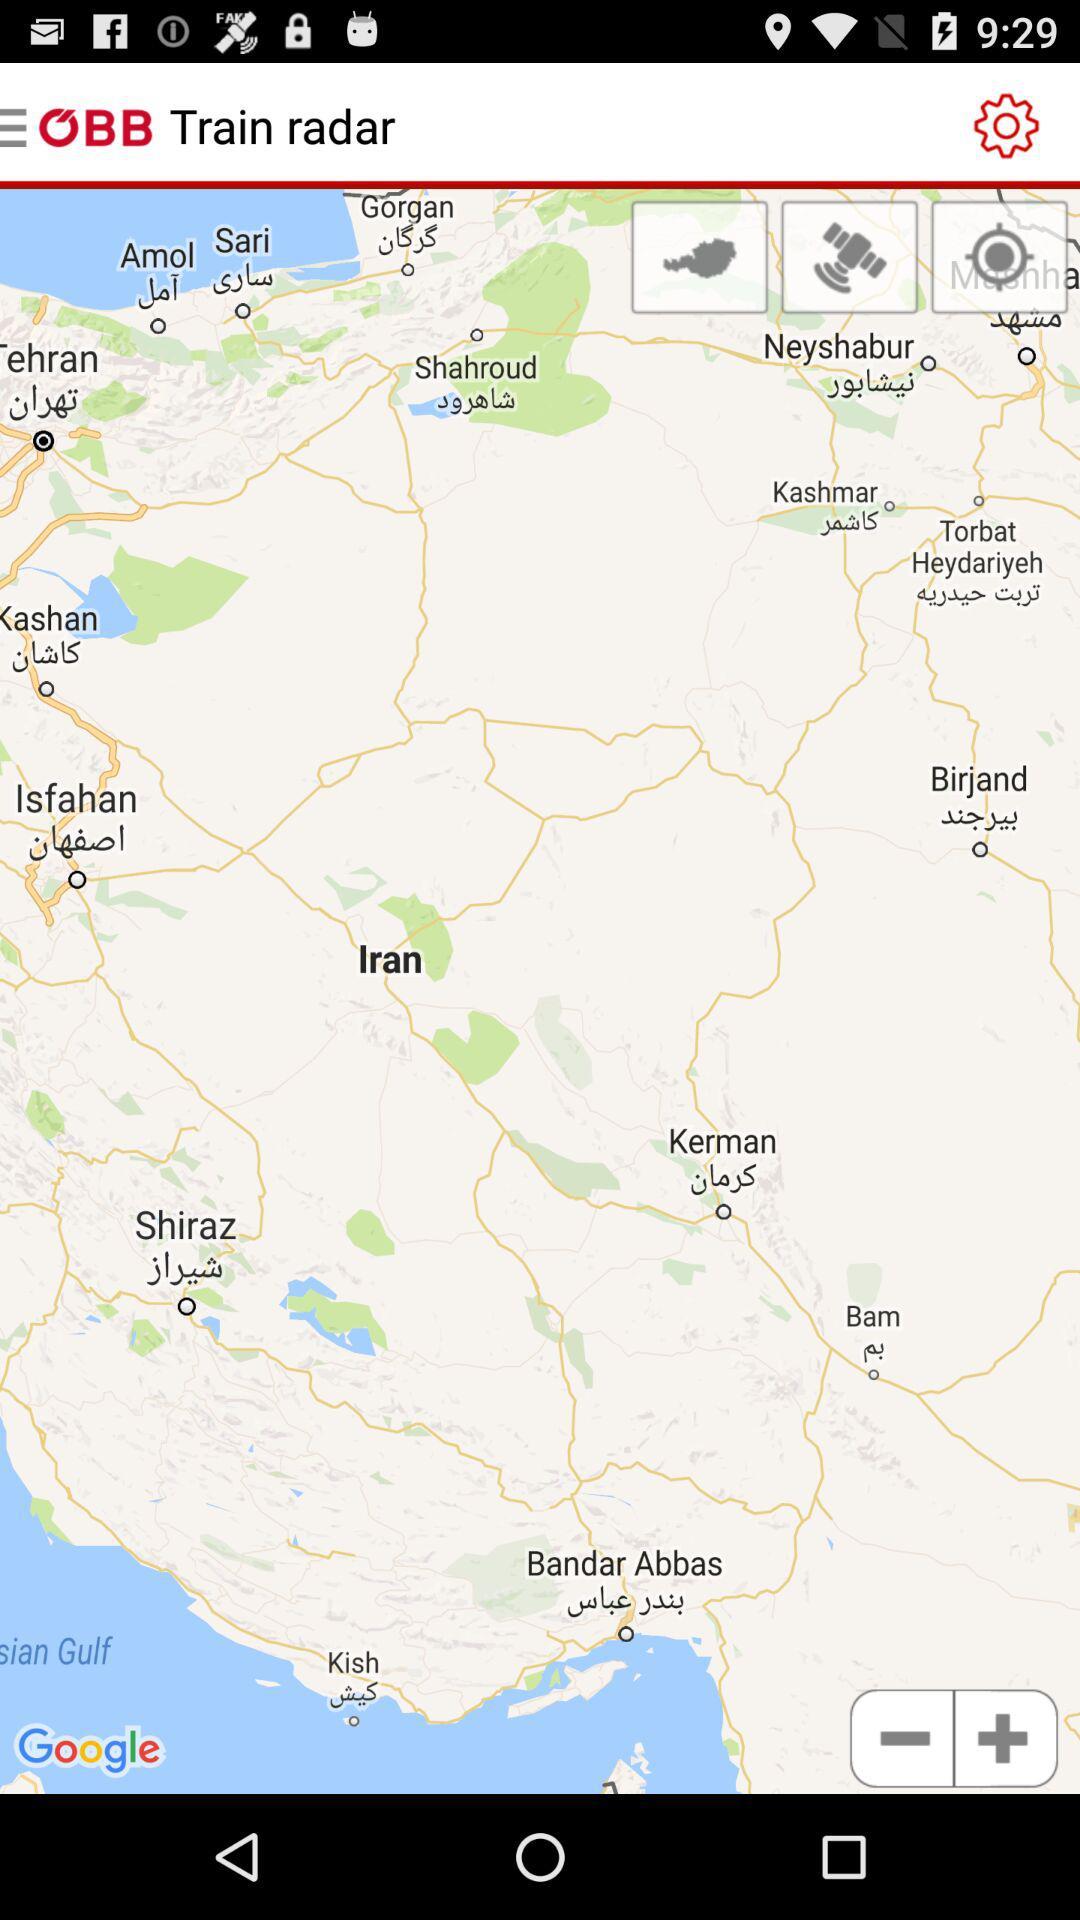  I want to click on the add icon, so click(1009, 1859).